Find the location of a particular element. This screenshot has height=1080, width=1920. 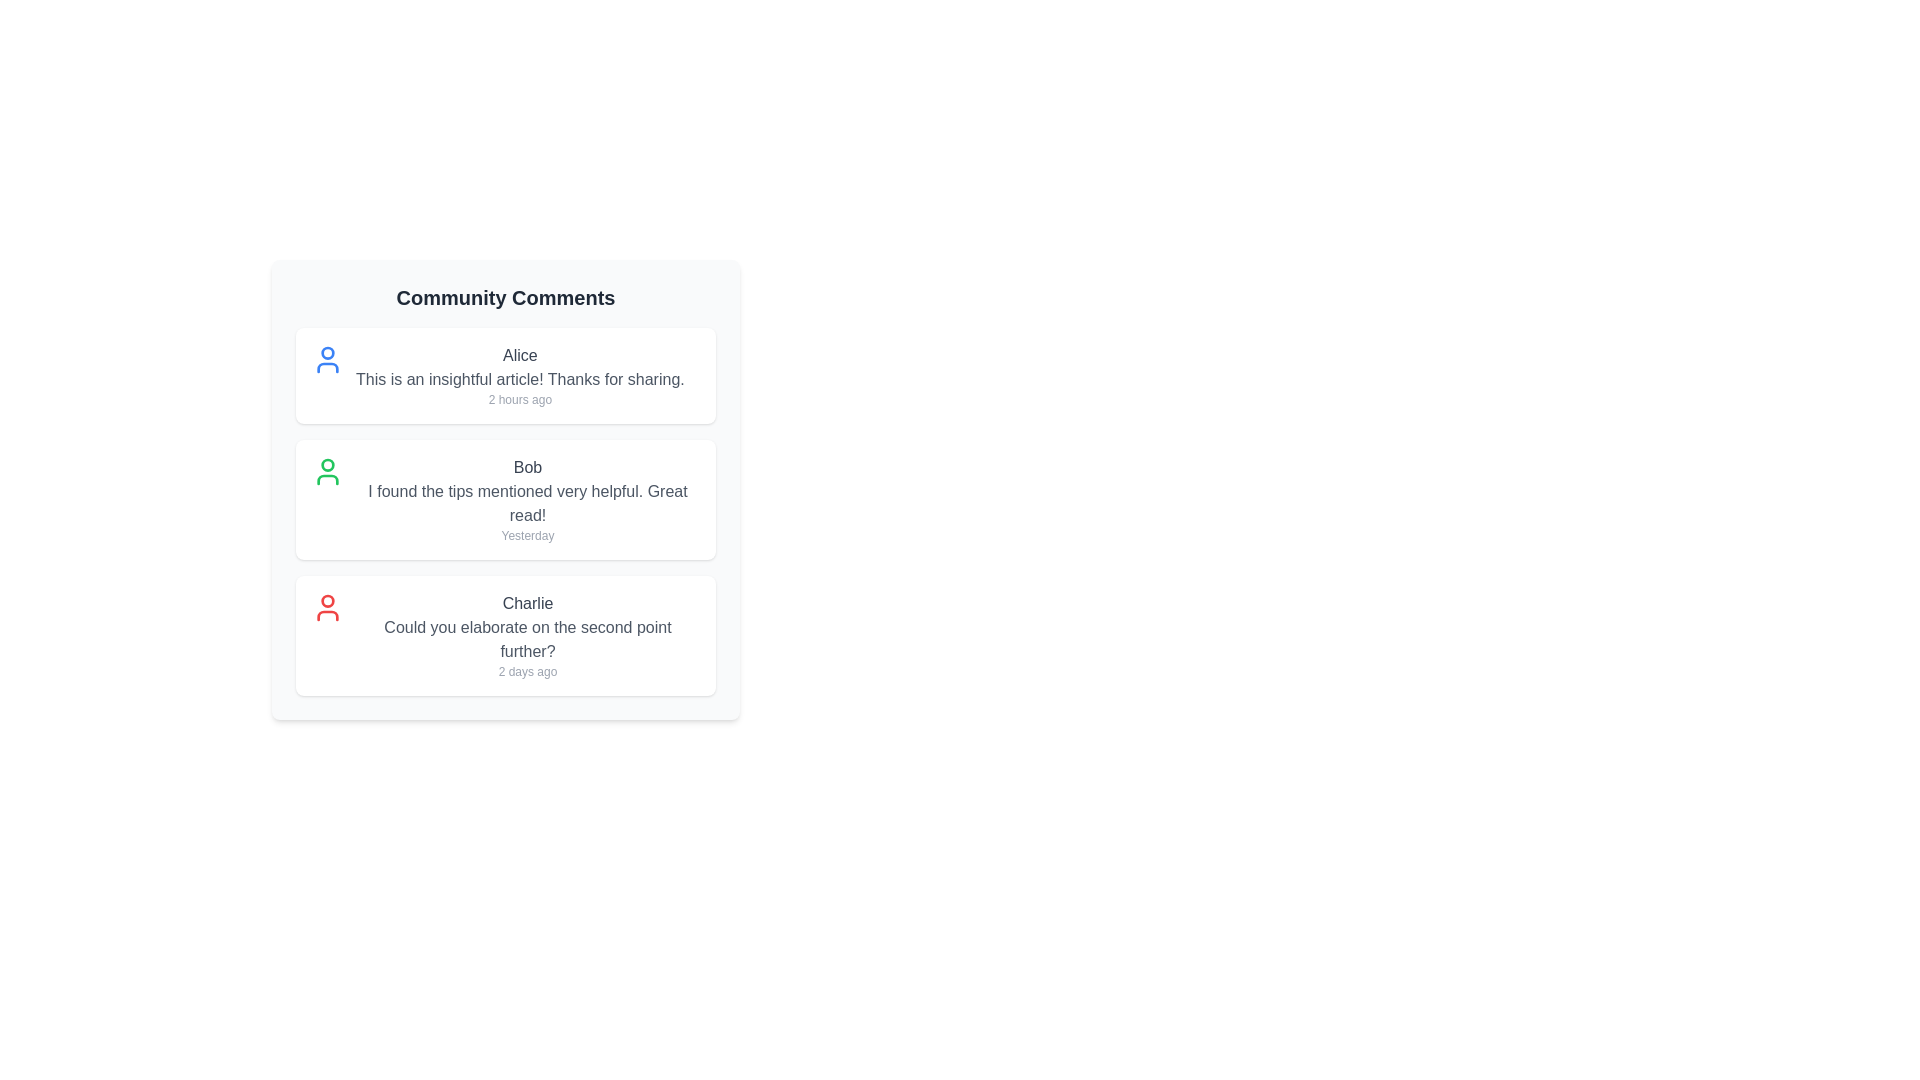

the avatar of Alice to view their profile is located at coordinates (327, 358).